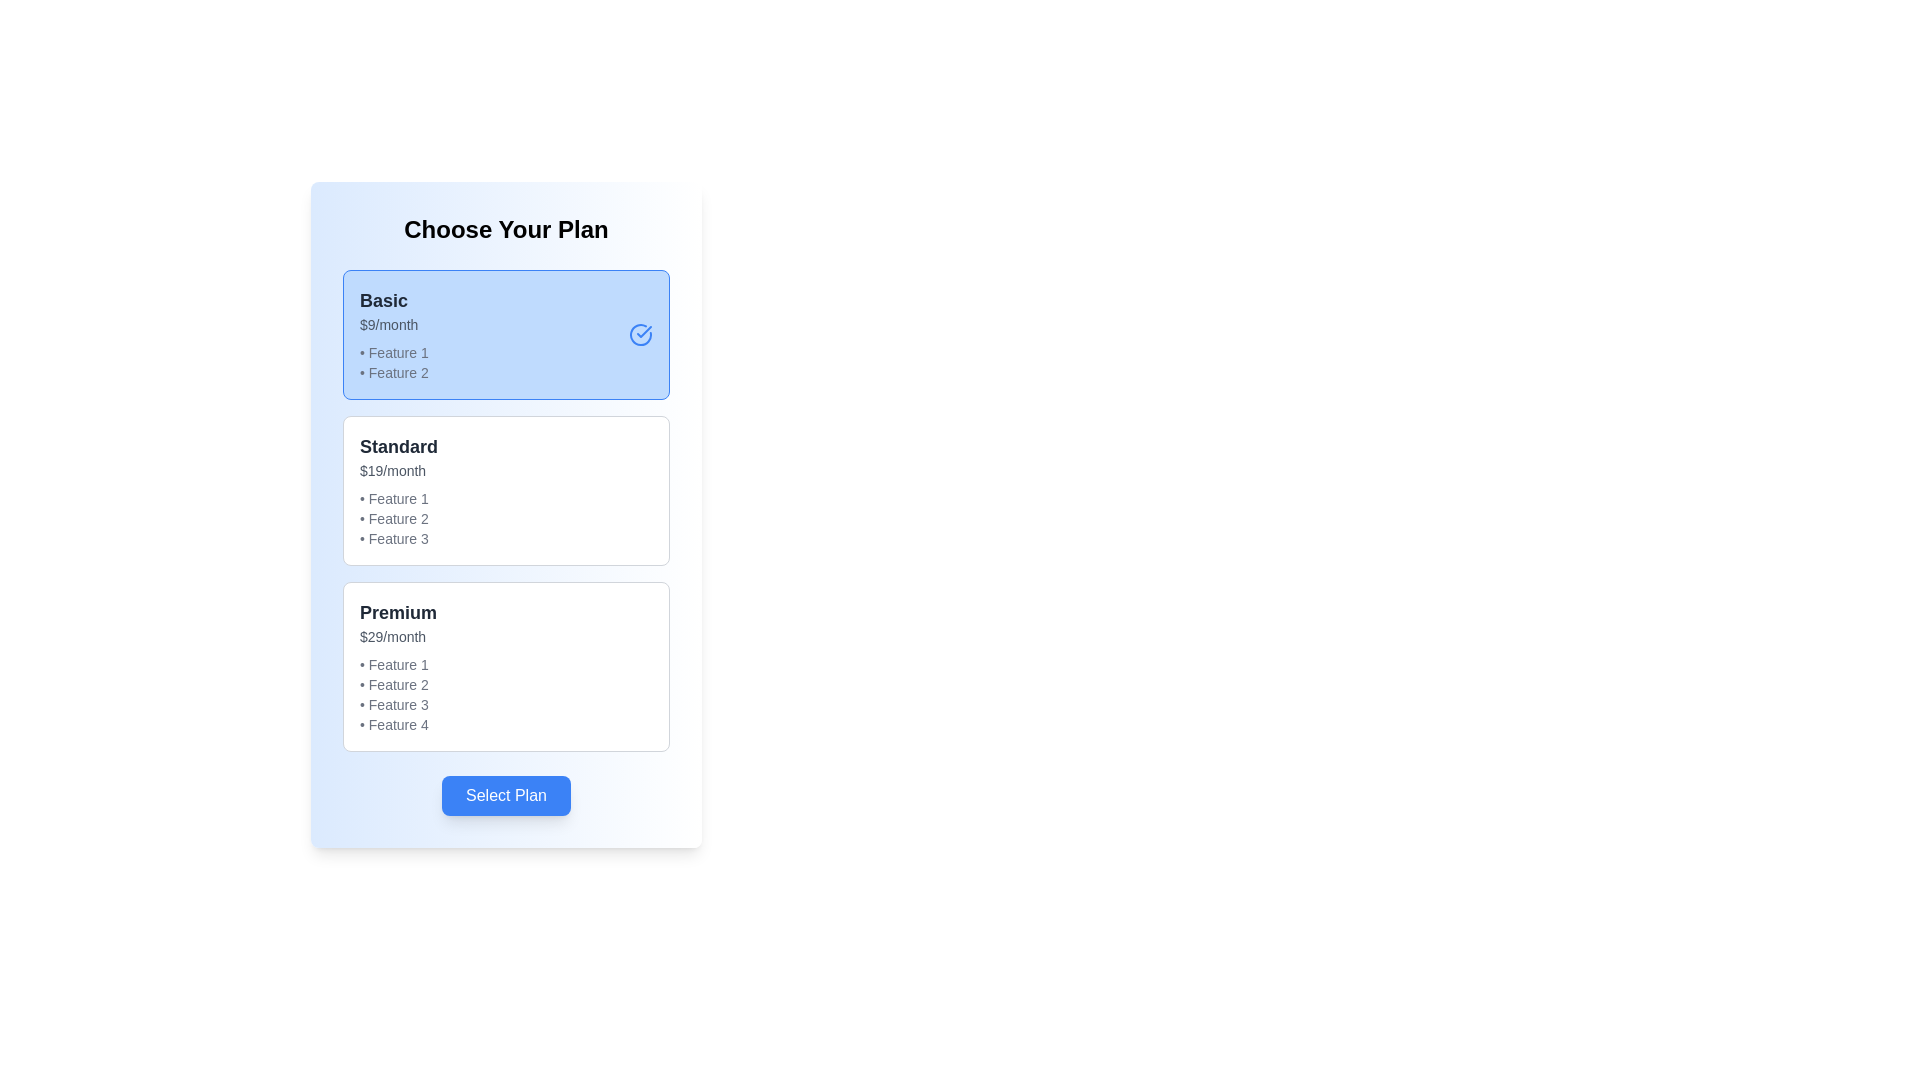  What do you see at coordinates (398, 636) in the screenshot?
I see `the text label displaying the monthly cost of the 'Premium' plan in the subscription selection interface` at bounding box center [398, 636].